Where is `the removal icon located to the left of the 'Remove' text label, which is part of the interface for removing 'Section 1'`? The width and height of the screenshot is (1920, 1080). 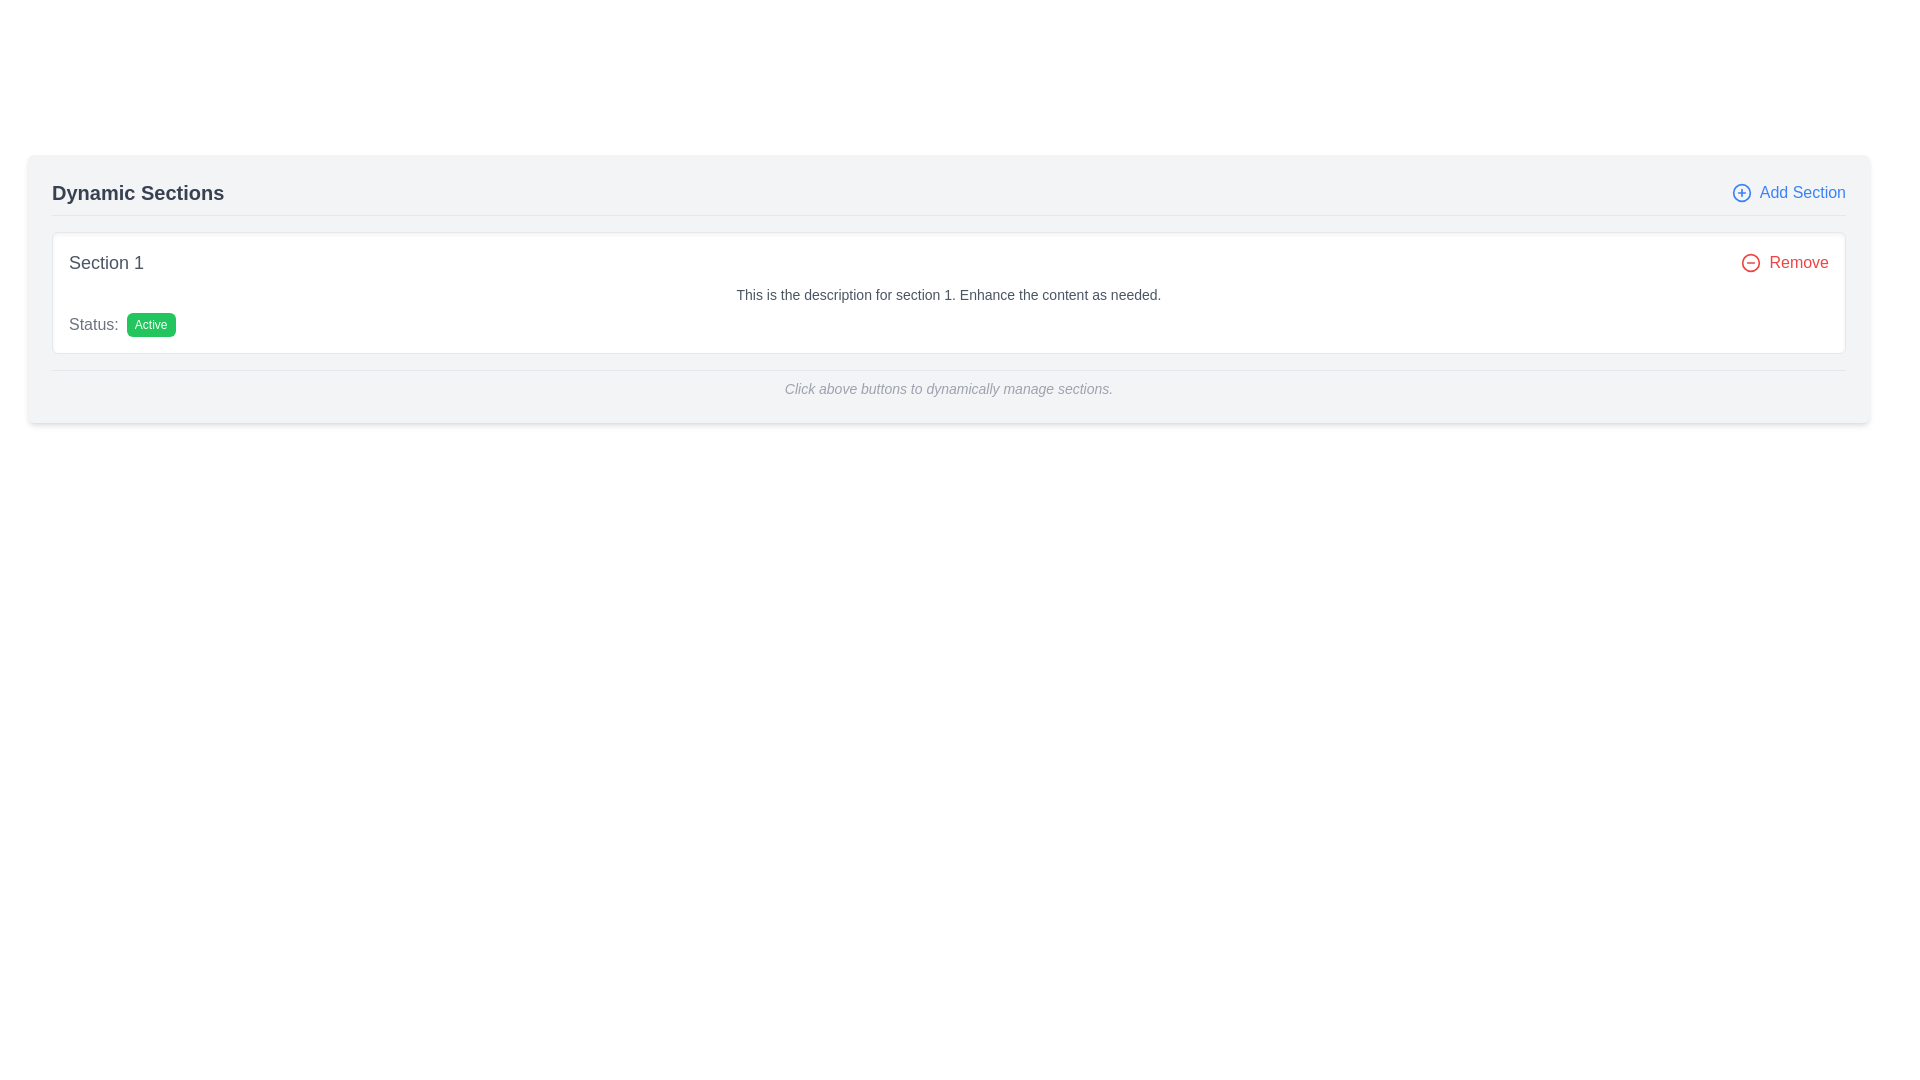
the removal icon located to the left of the 'Remove' text label, which is part of the interface for removing 'Section 1' is located at coordinates (1750, 261).